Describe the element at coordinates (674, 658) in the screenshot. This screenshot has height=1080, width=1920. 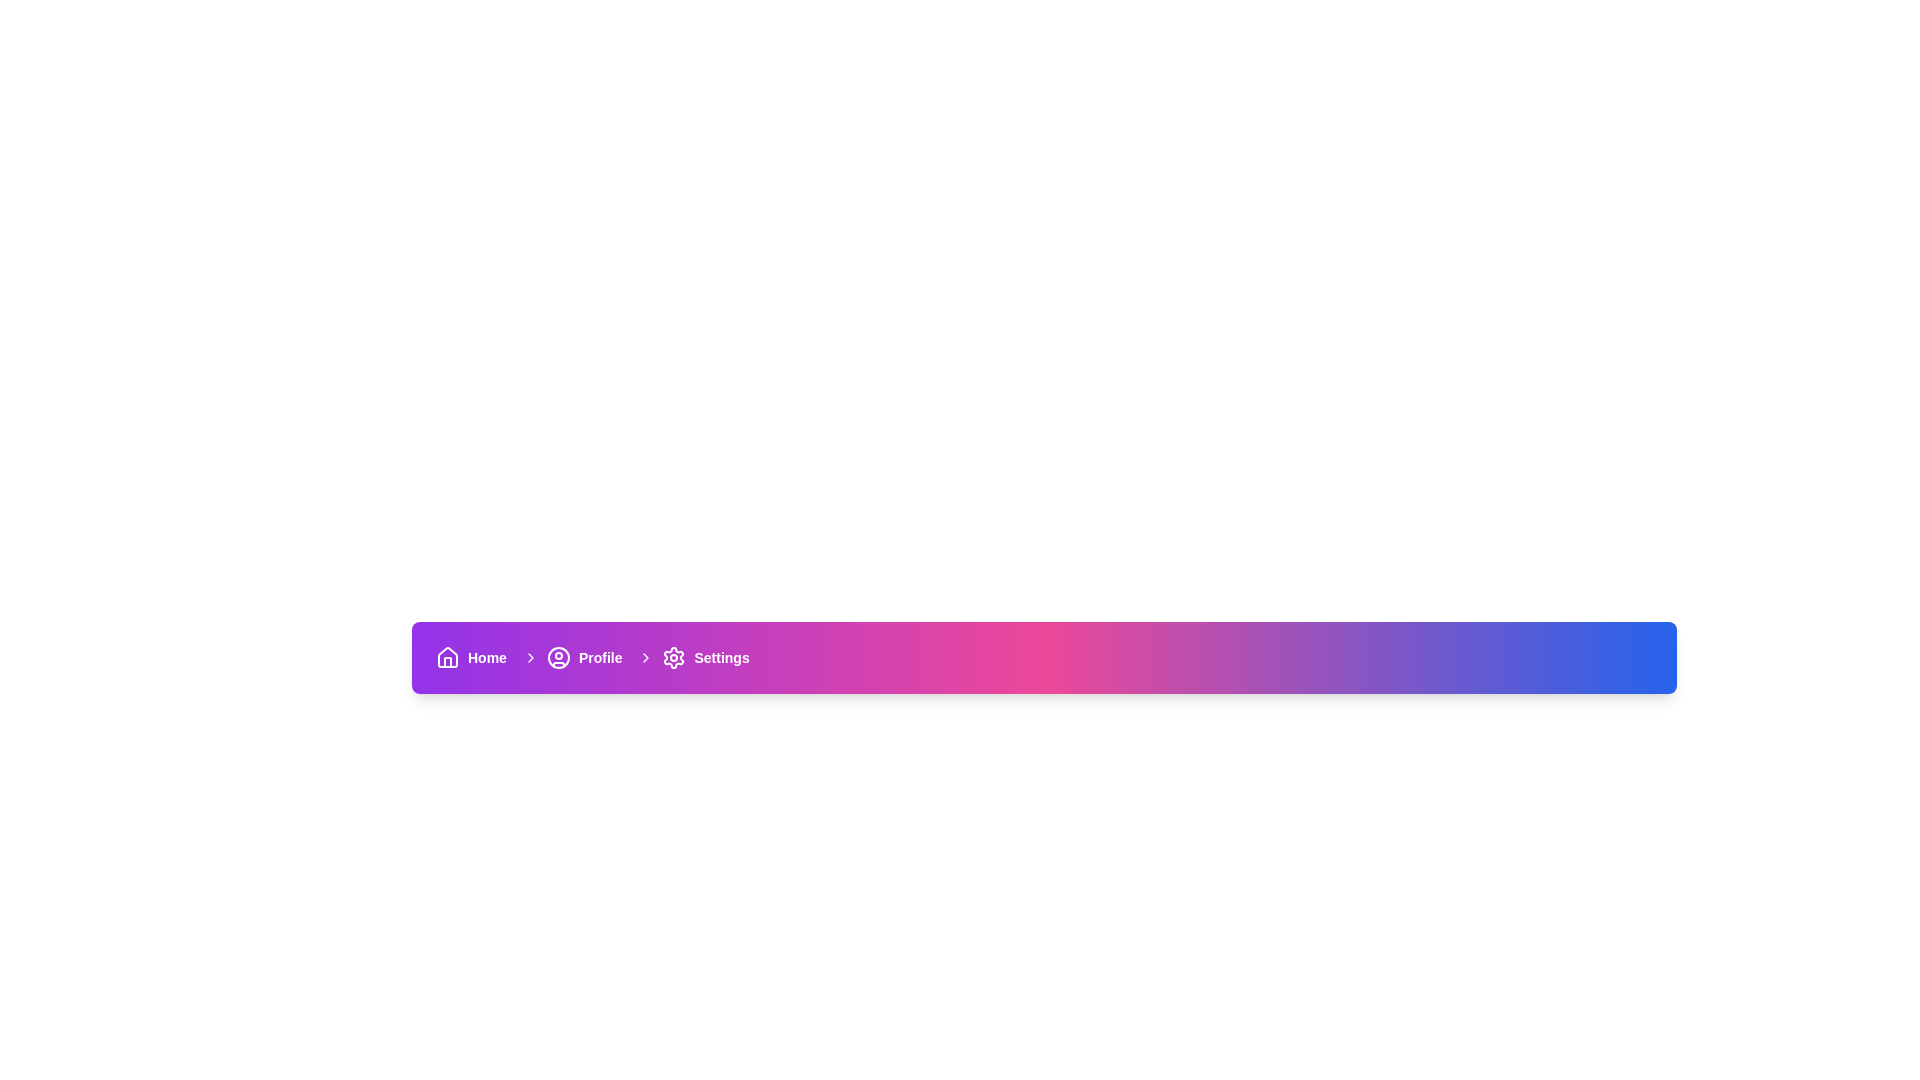
I see `the 'Settings' icon button located towards the middle-right of the bottom bar` at that location.